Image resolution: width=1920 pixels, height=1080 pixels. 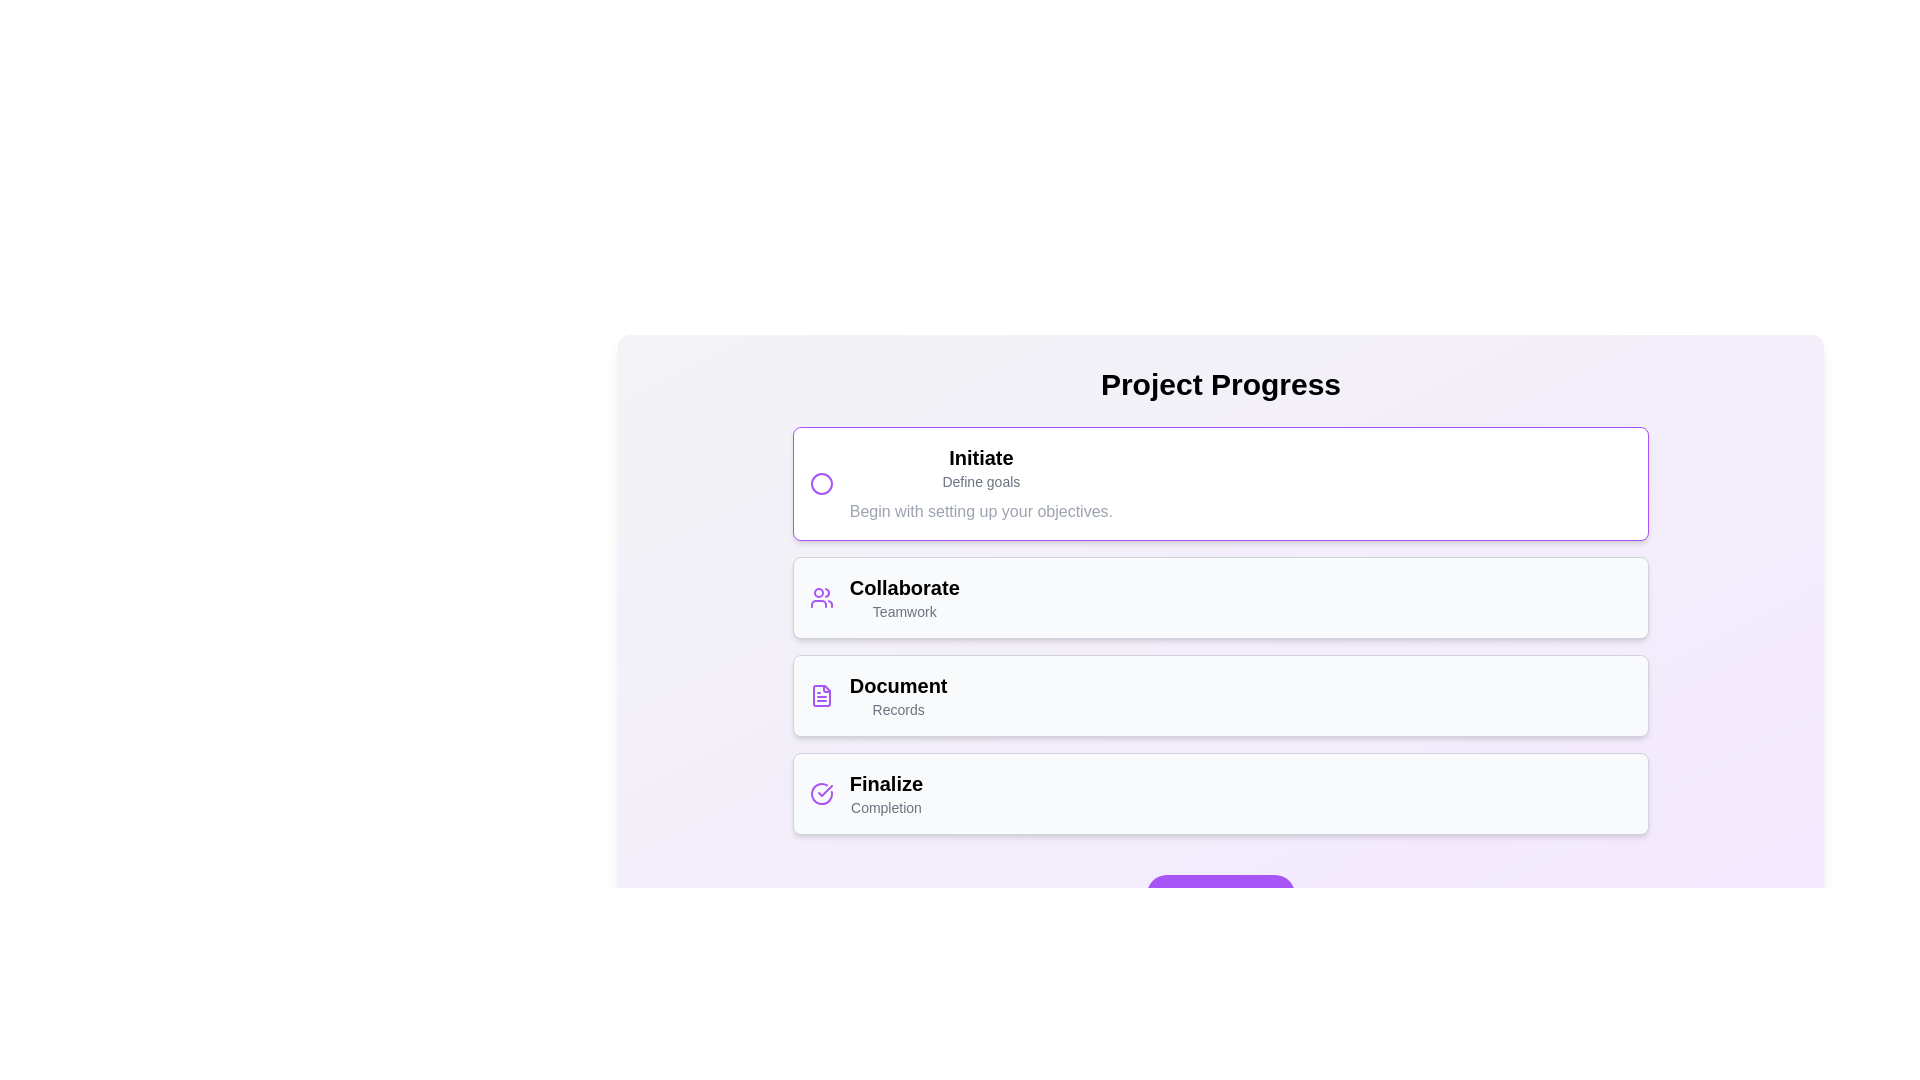 What do you see at coordinates (885, 806) in the screenshot?
I see `the secondary descriptive label below the title 'Finalize' on the card in the bottom section of the layout` at bounding box center [885, 806].